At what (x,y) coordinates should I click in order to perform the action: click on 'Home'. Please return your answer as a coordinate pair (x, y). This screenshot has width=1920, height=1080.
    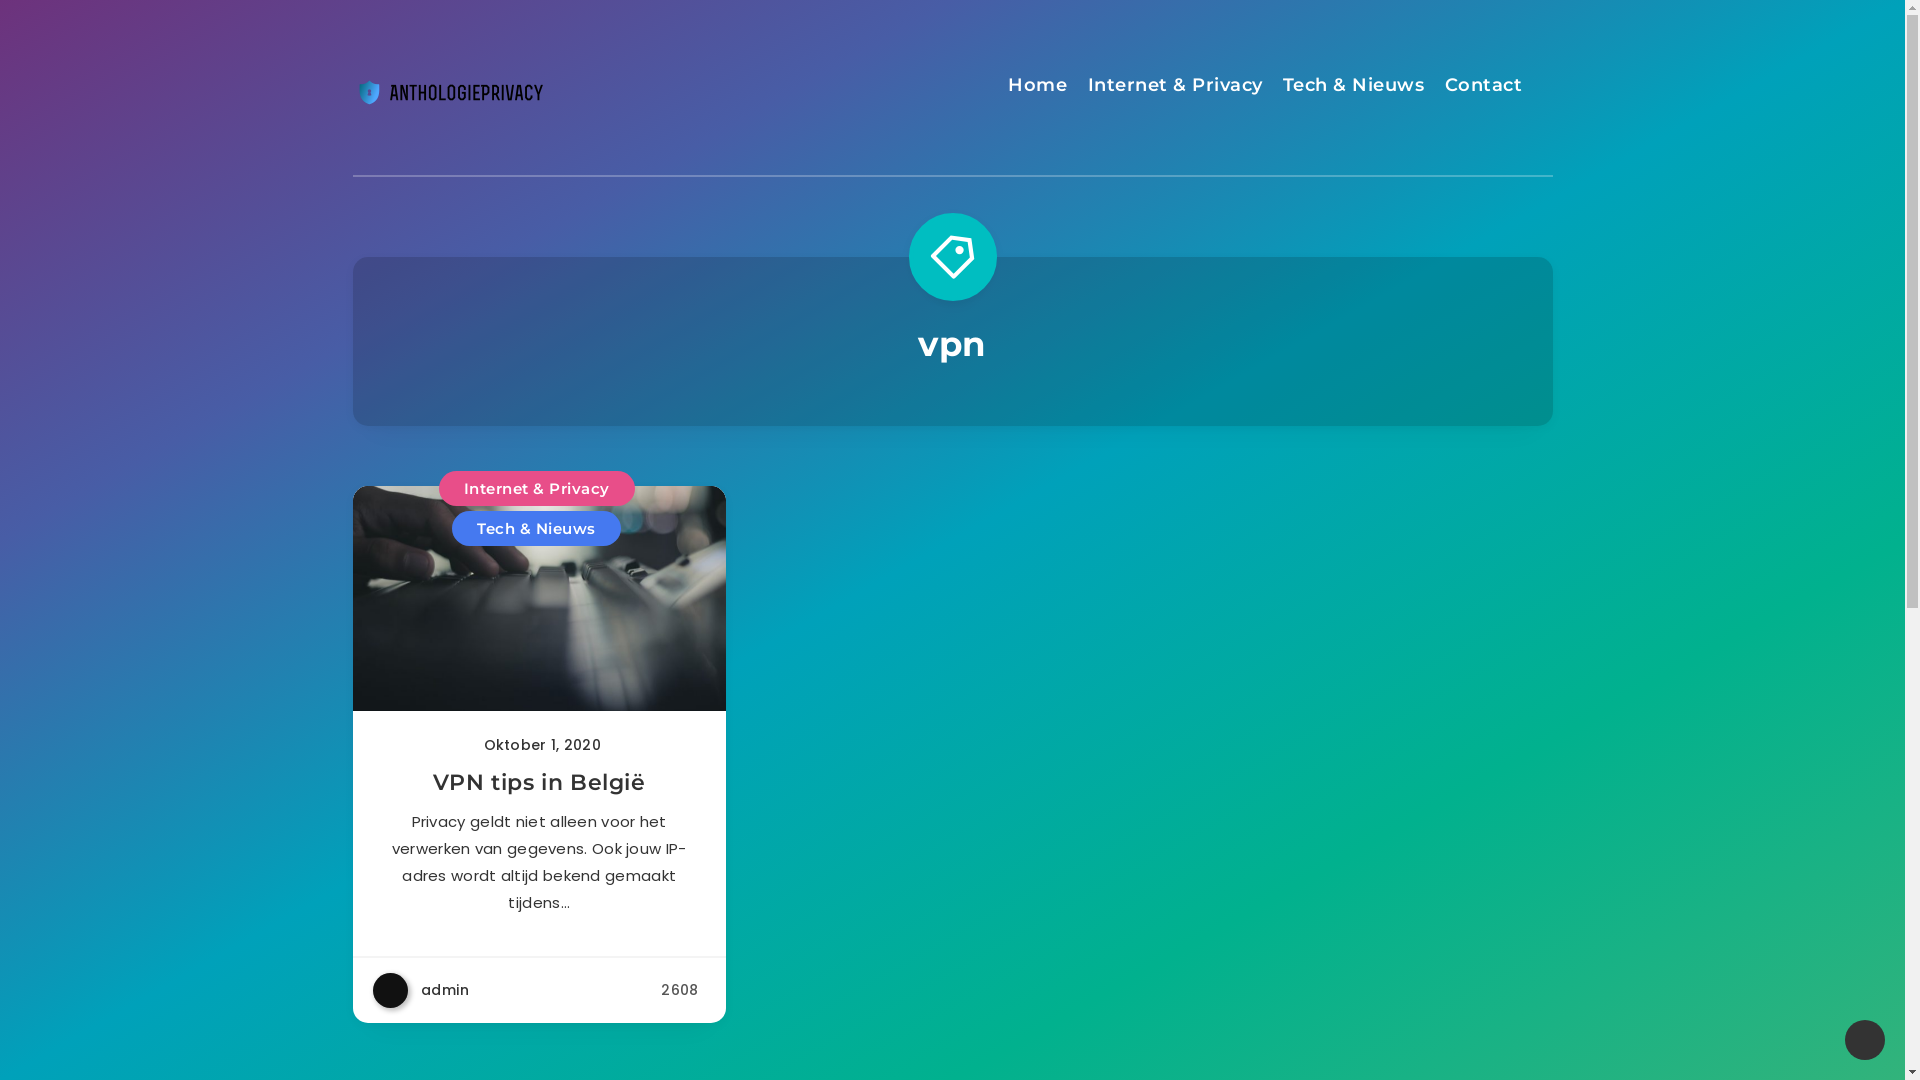
    Looking at the image, I should click on (1037, 86).